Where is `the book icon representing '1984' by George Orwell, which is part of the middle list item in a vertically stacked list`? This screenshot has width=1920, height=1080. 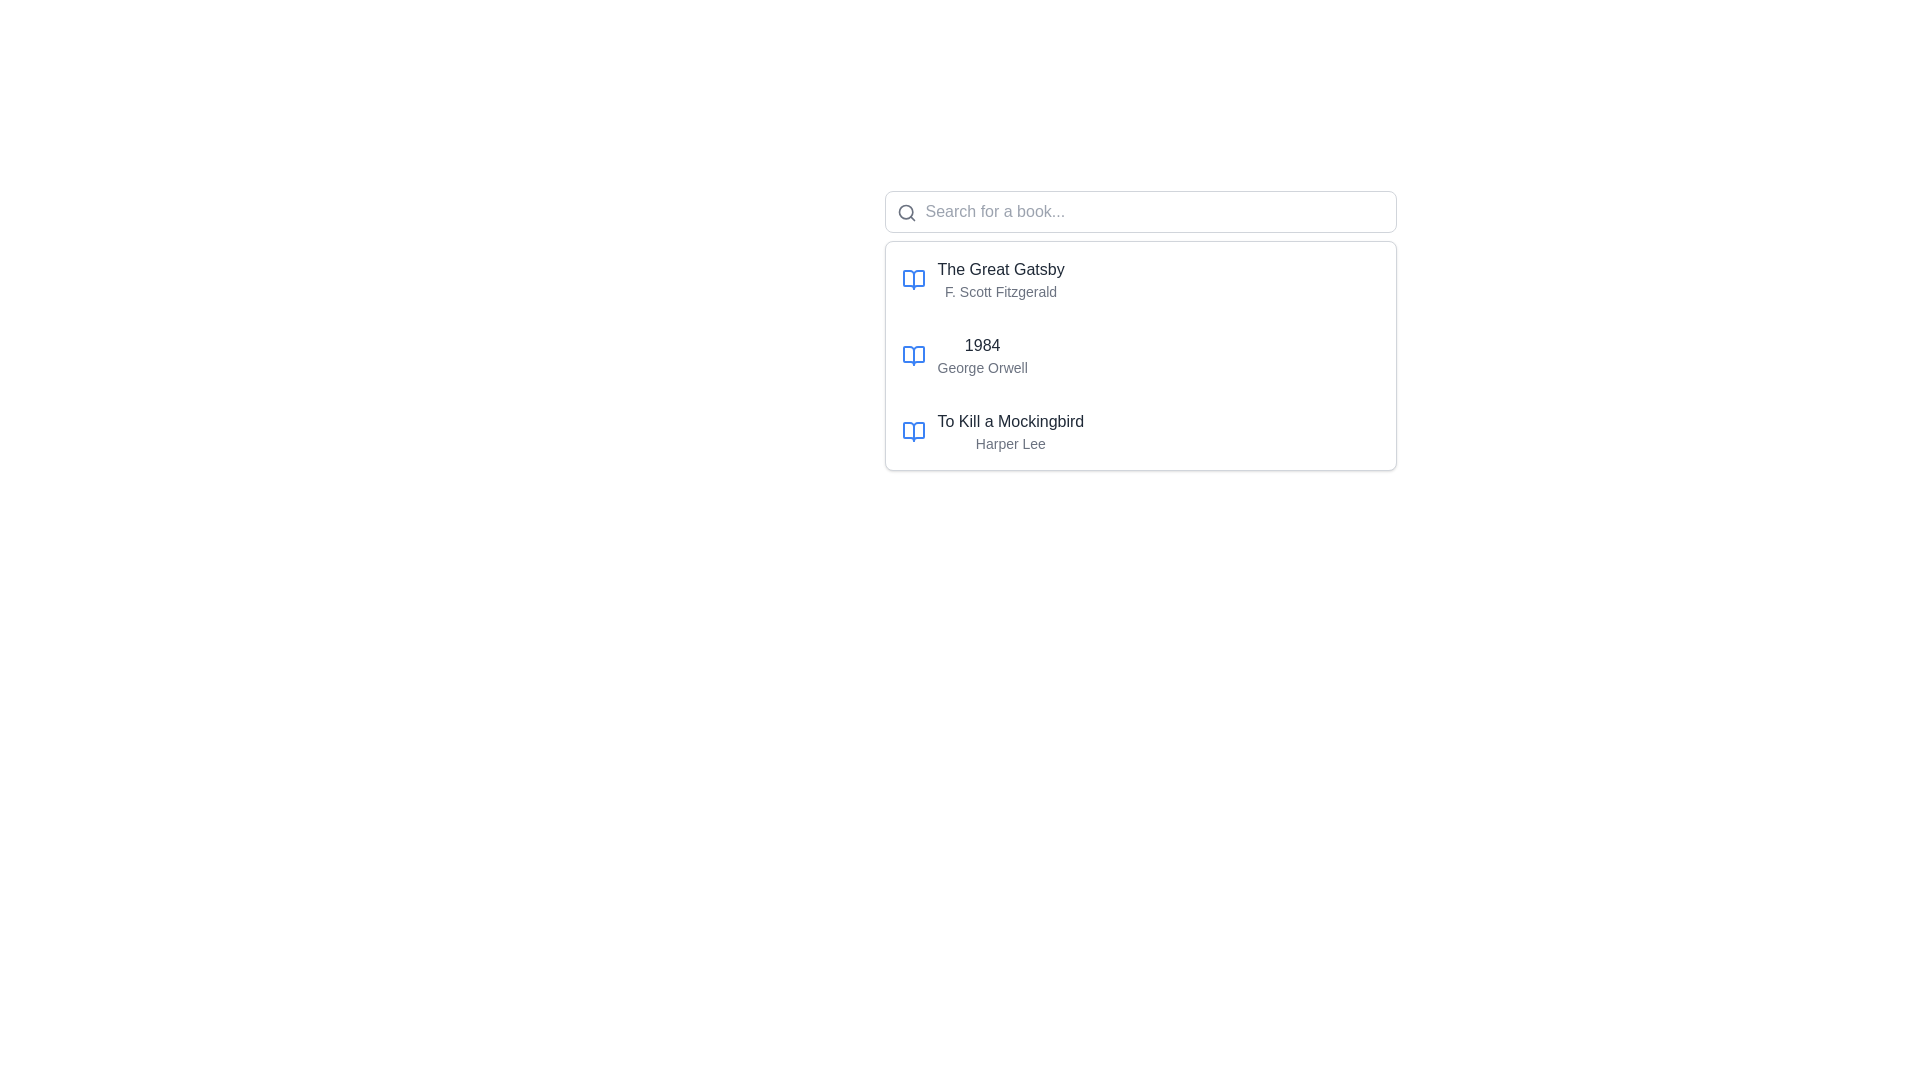
the book icon representing '1984' by George Orwell, which is part of the middle list item in a vertically stacked list is located at coordinates (912, 354).